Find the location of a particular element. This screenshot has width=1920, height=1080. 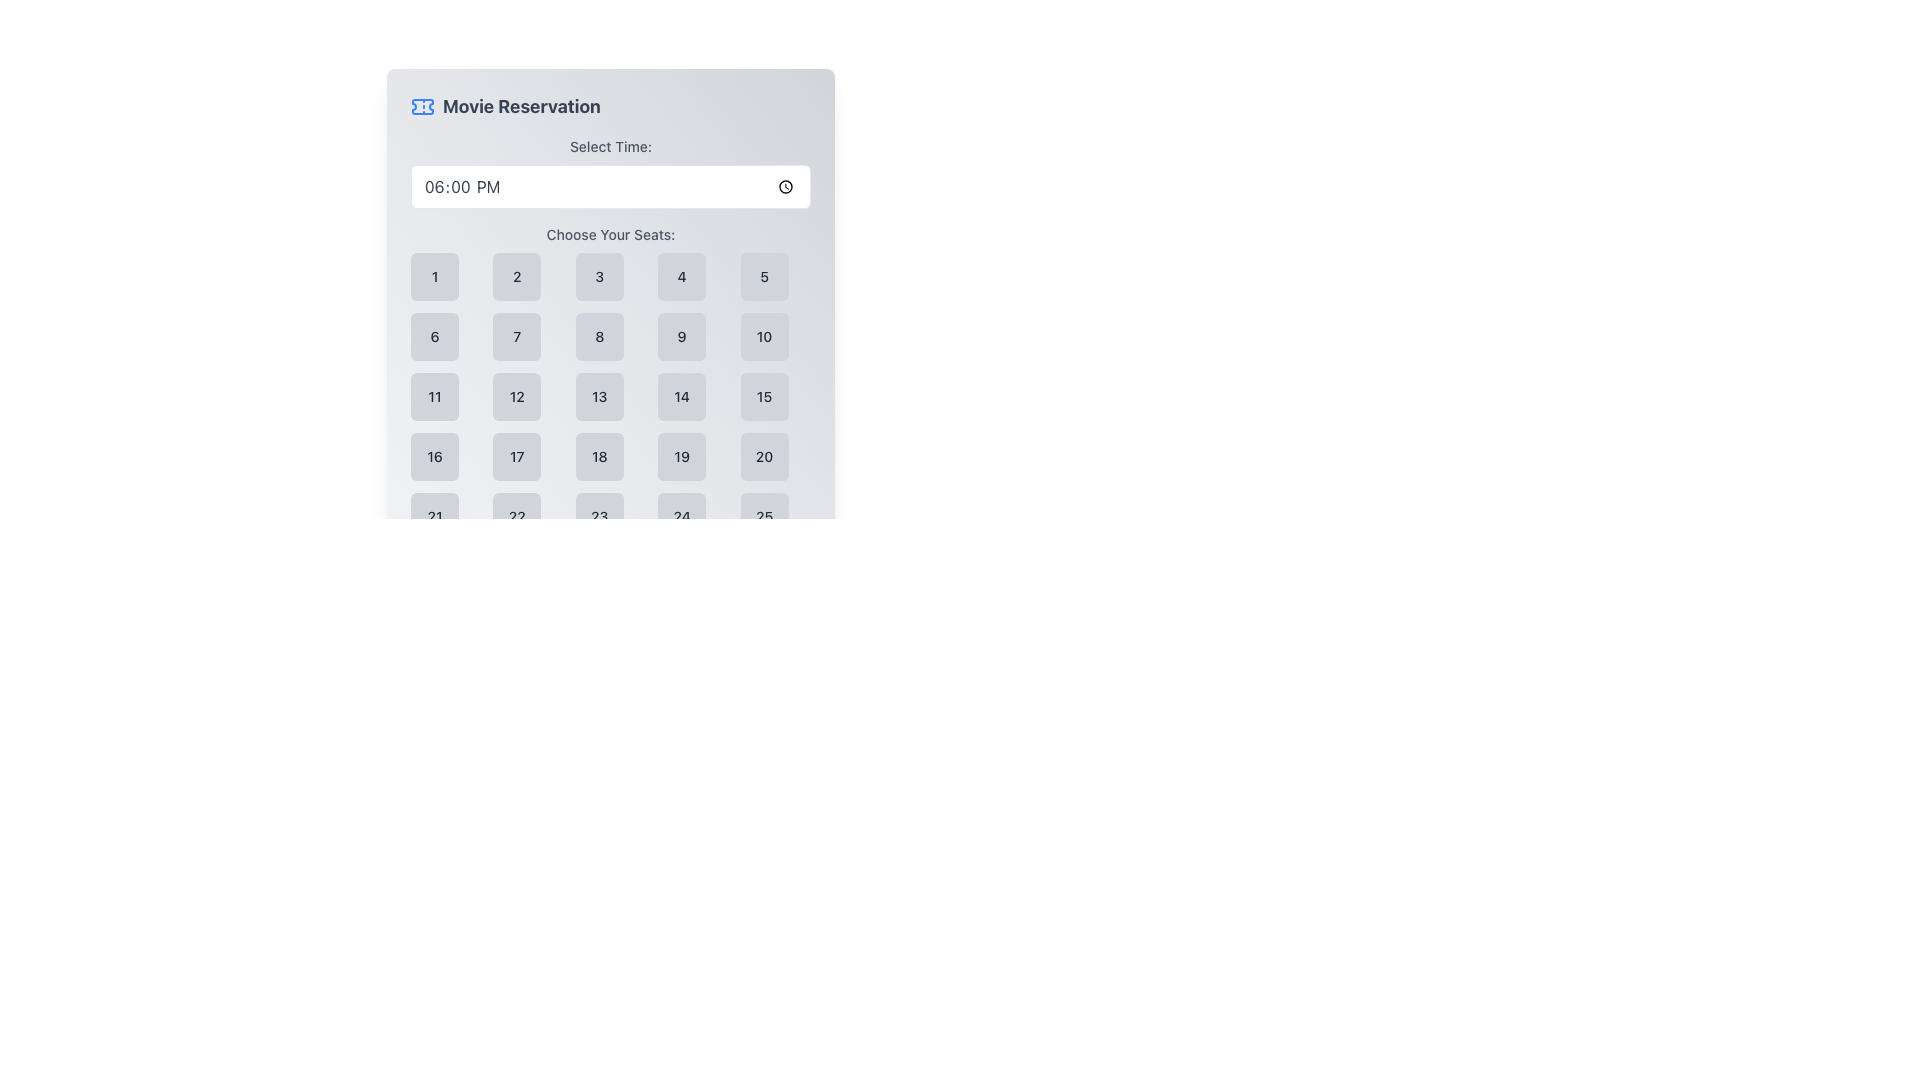

the button that allows users to select seat number '24' for a movie reservation, located in the last row and fourth column of the grid labeled 'Choose Your Seats' is located at coordinates (682, 515).